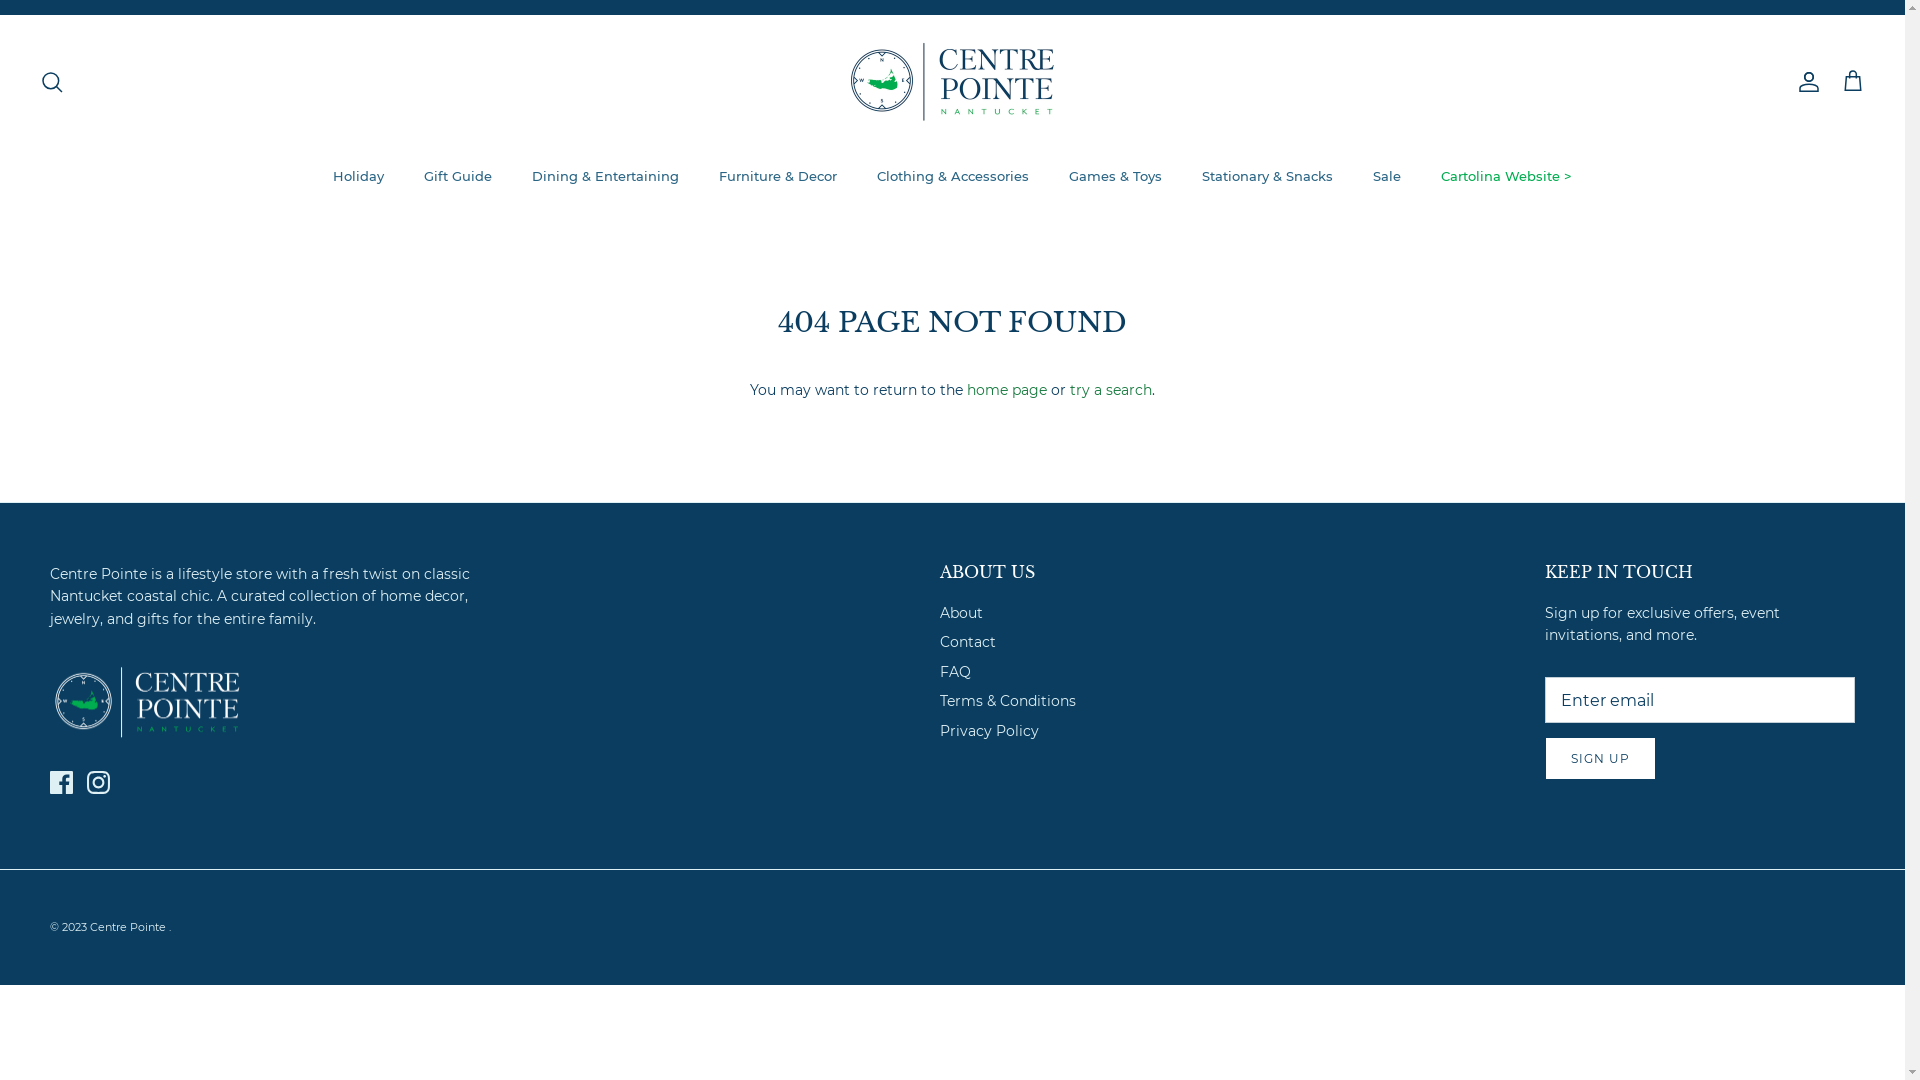 This screenshot has width=1920, height=1080. What do you see at coordinates (989, 731) in the screenshot?
I see `'Privacy Policy'` at bounding box center [989, 731].